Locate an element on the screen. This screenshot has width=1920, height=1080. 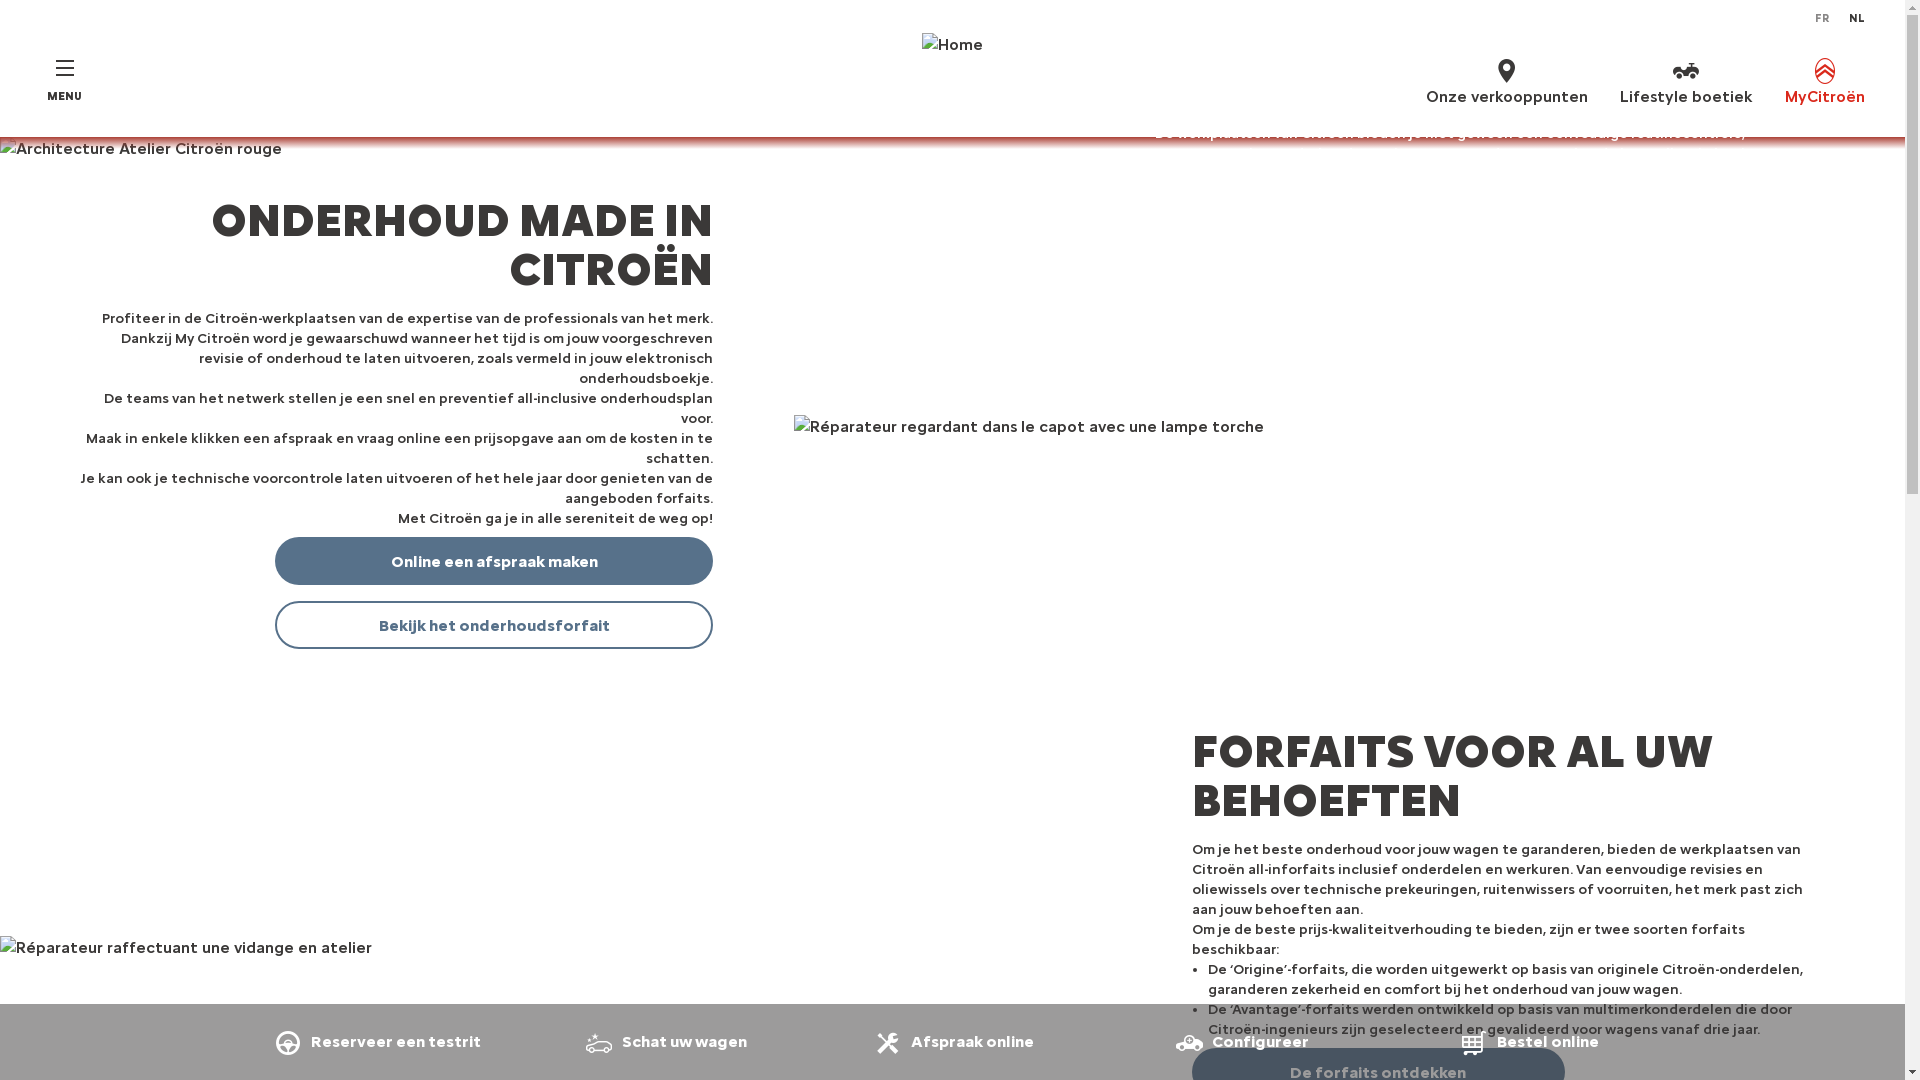
'Bestel online' is located at coordinates (1527, 1040).